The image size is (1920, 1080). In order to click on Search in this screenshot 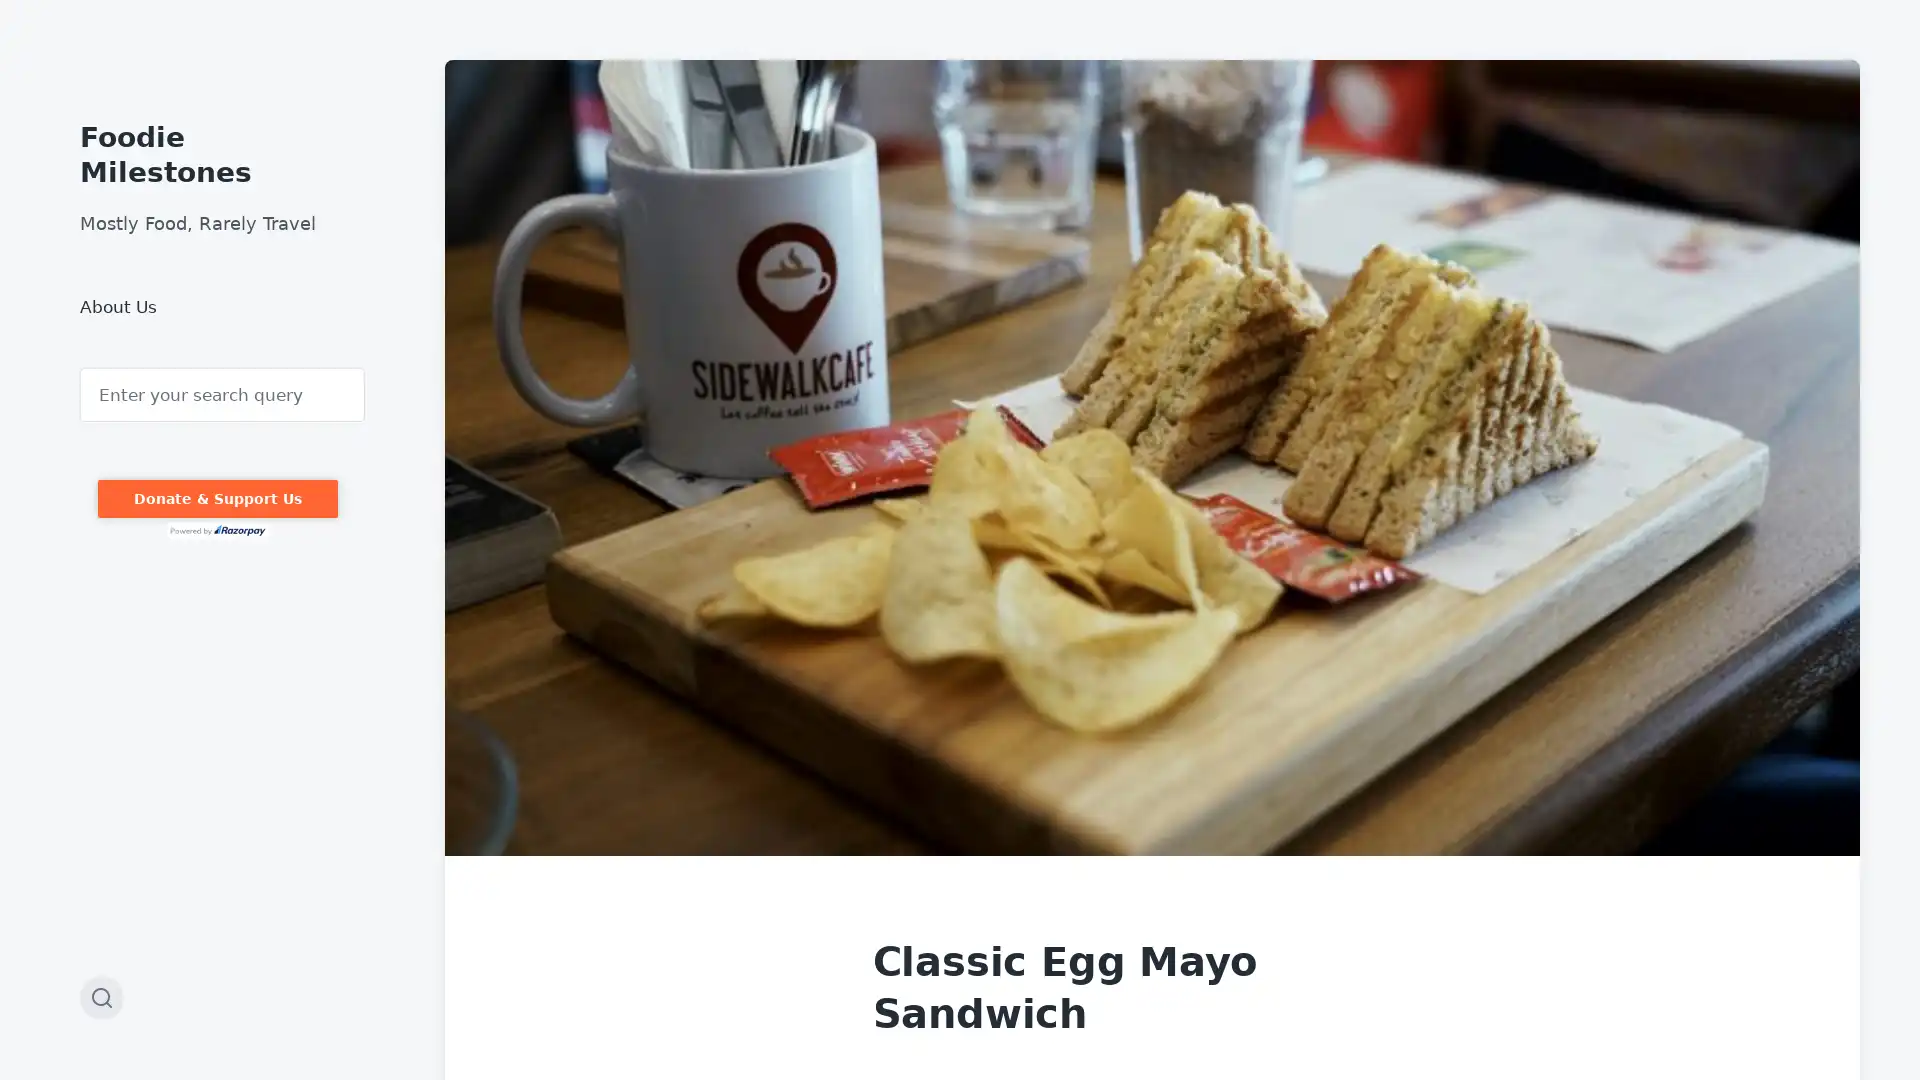, I will do `click(80, 368)`.